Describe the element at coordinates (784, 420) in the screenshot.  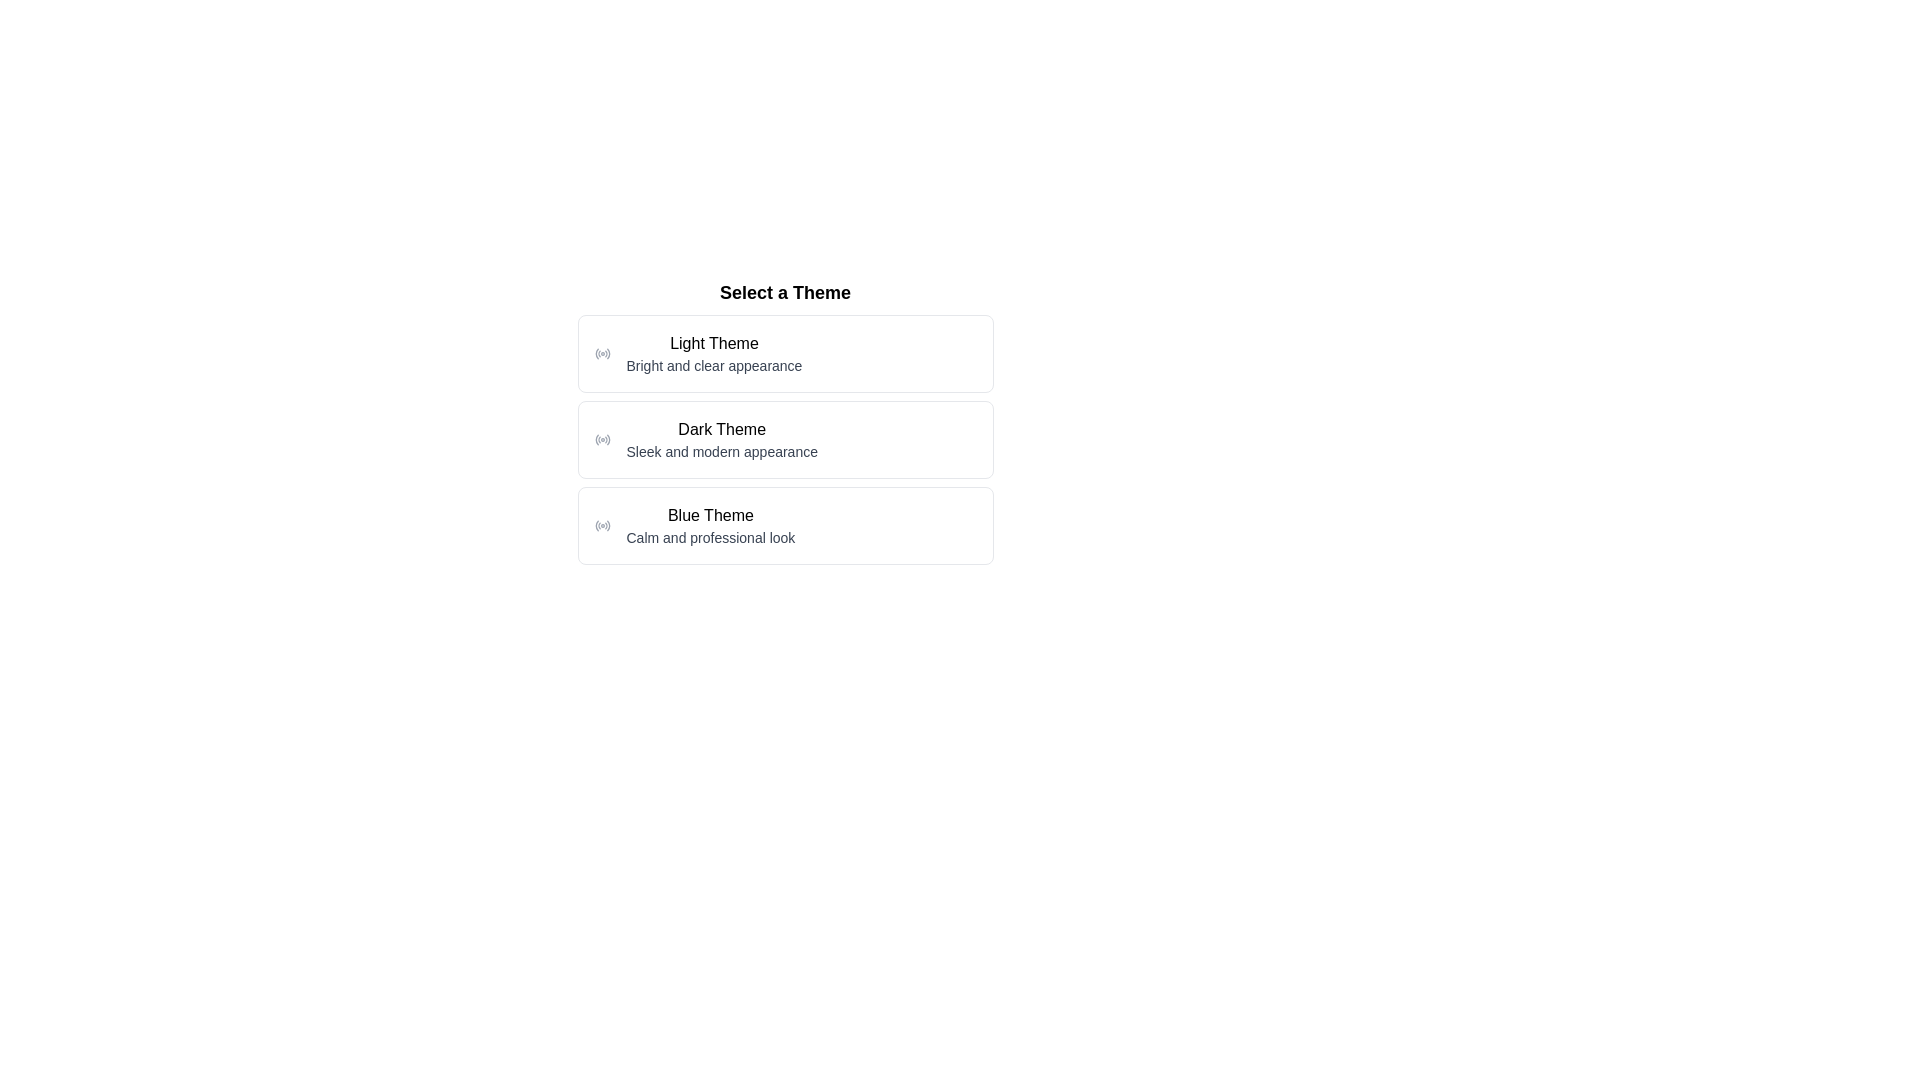
I see `the Selector Group` at that location.